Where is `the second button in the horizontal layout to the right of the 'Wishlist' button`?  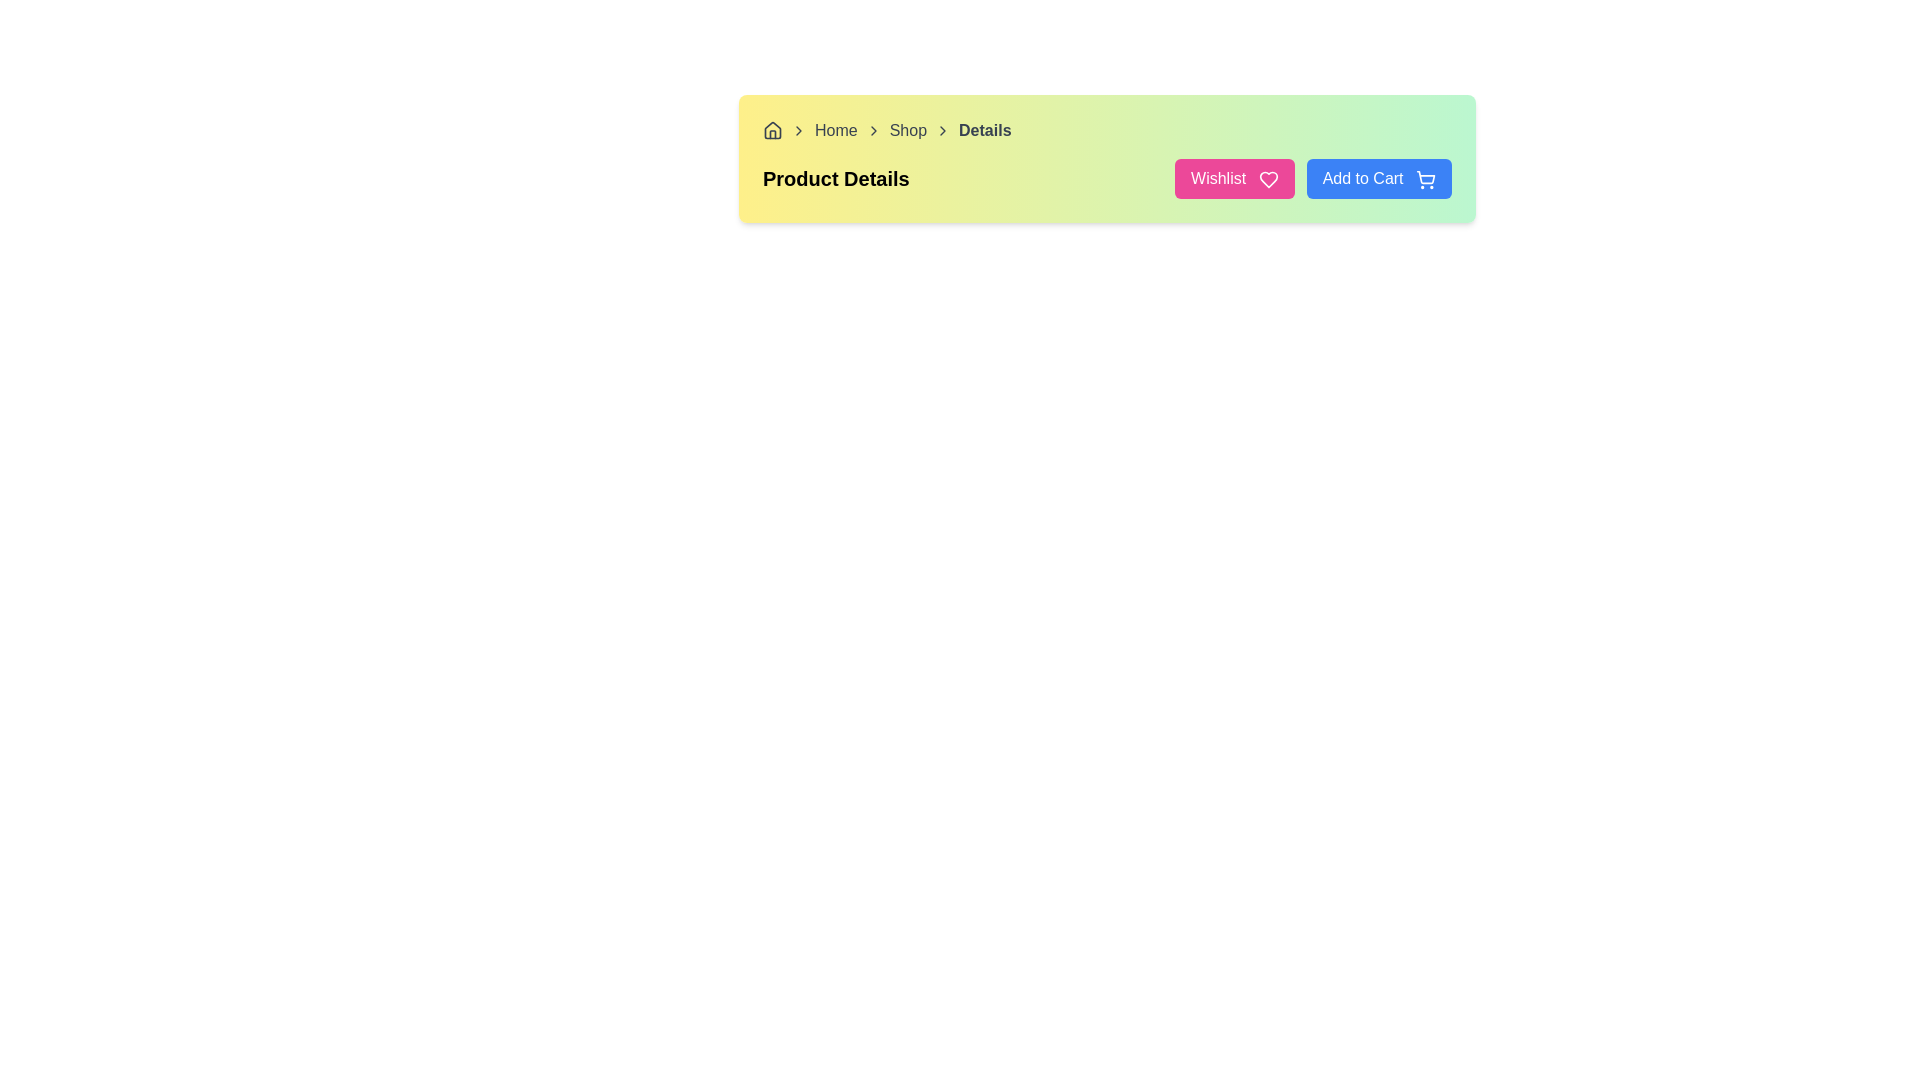 the second button in the horizontal layout to the right of the 'Wishlist' button is located at coordinates (1378, 177).